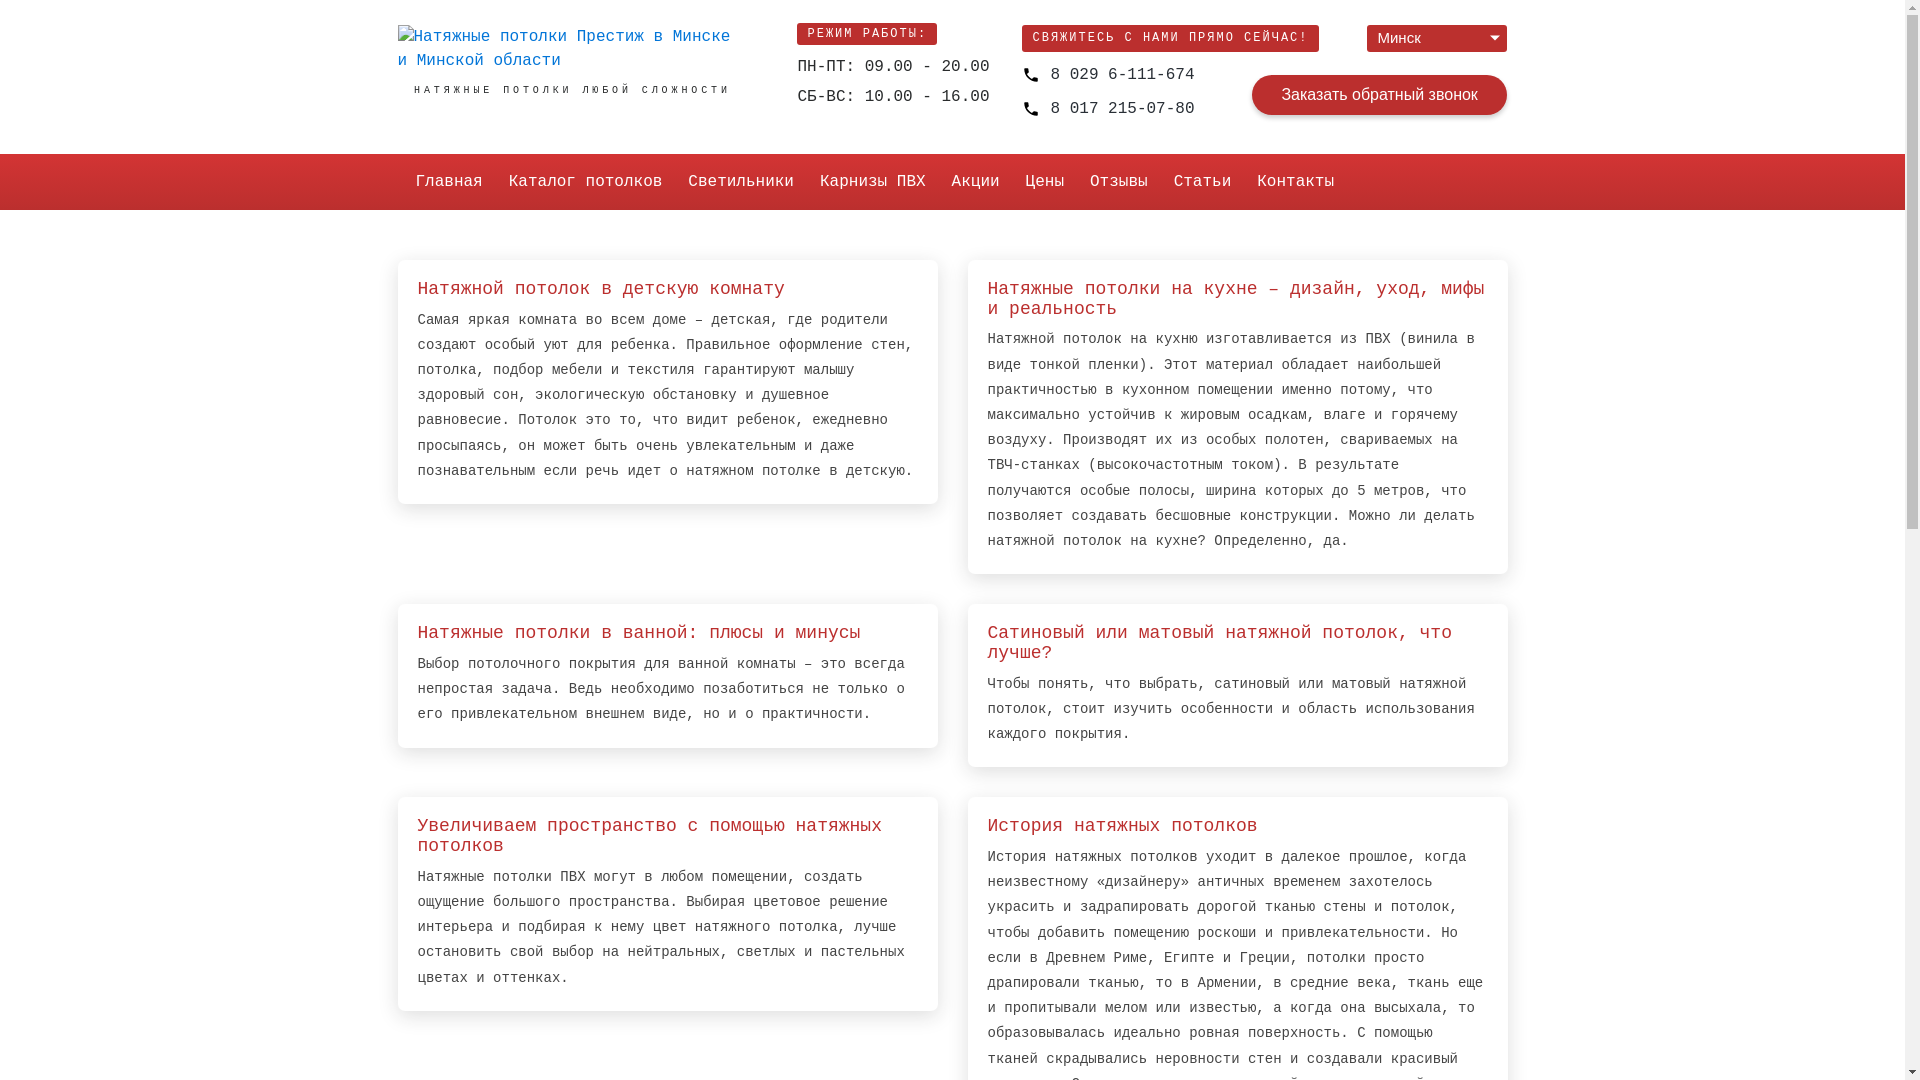 The height and width of the screenshot is (1080, 1920). What do you see at coordinates (1107, 73) in the screenshot?
I see `'8 029 6-111-674'` at bounding box center [1107, 73].